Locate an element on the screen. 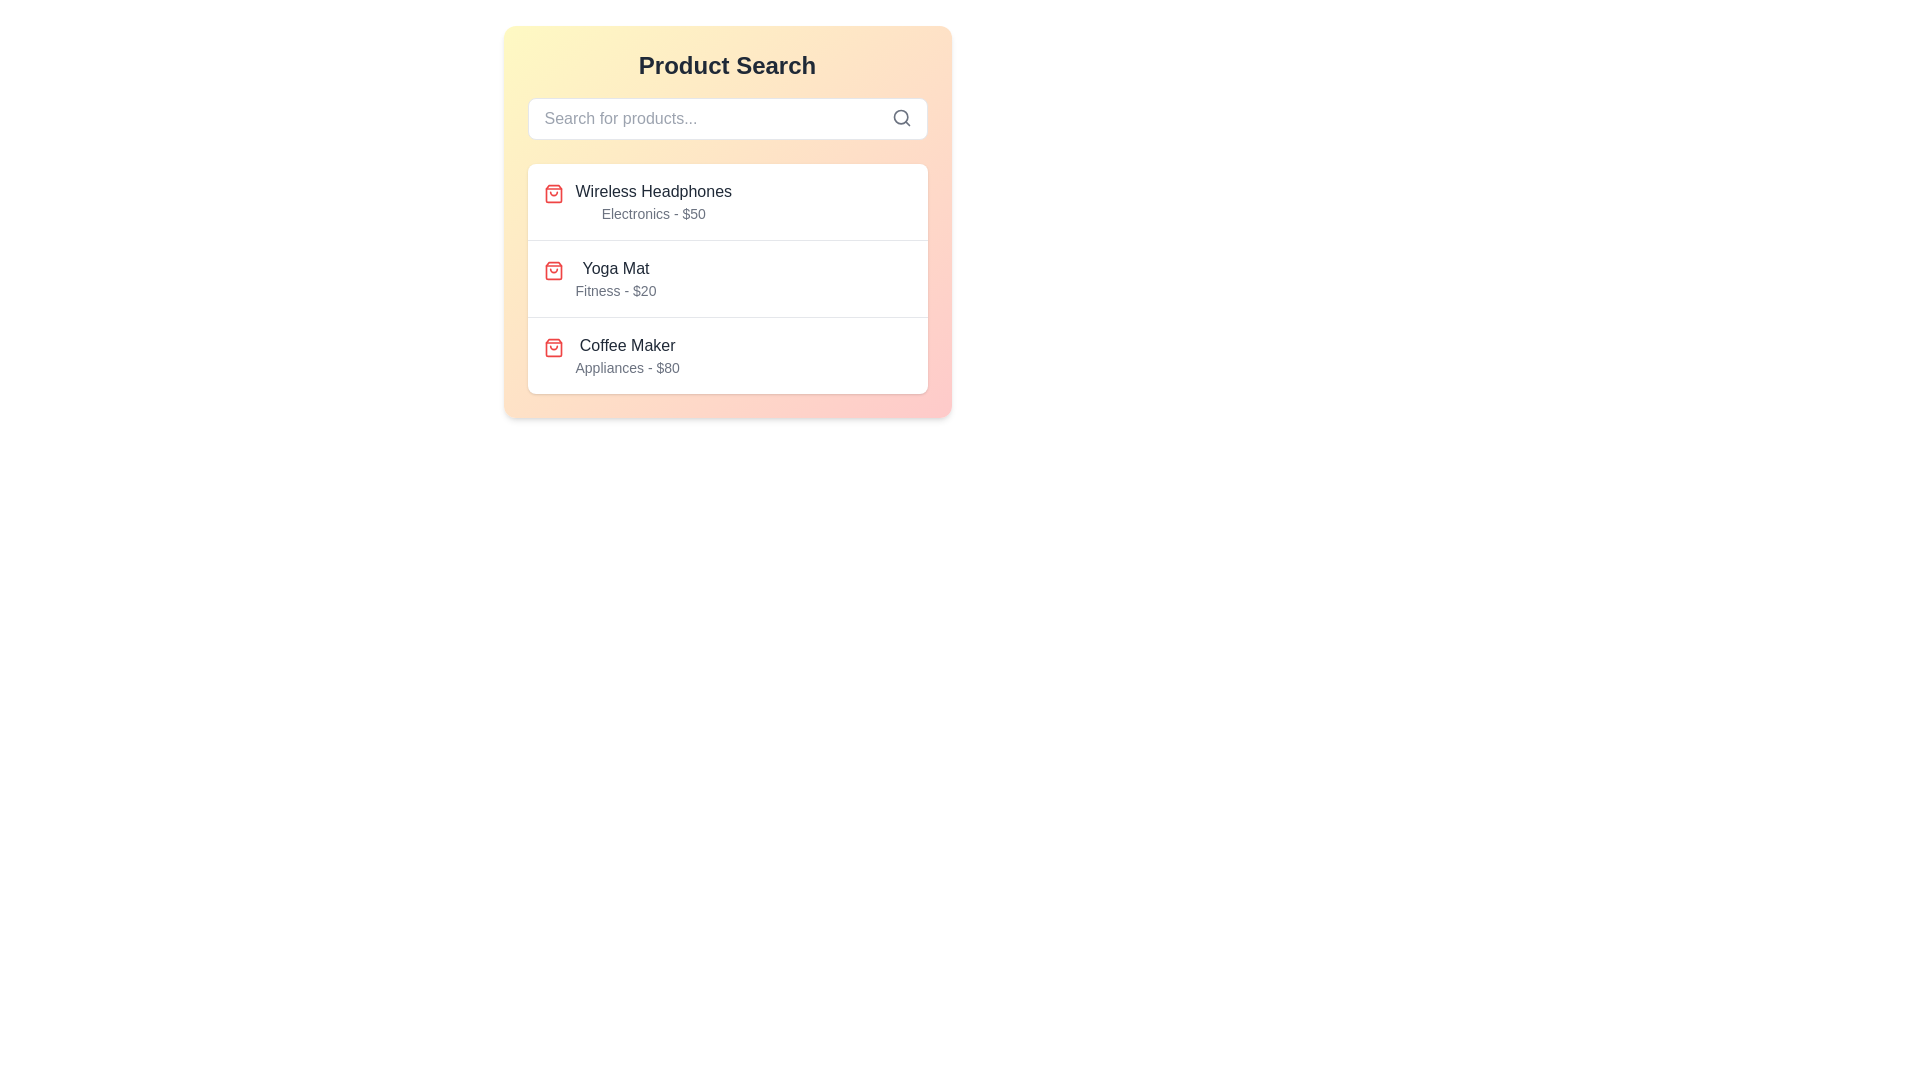 This screenshot has width=1920, height=1080. information displayed in the 'Yoga Mat' Text Display element, which shows the product name and price is located at coordinates (614, 278).